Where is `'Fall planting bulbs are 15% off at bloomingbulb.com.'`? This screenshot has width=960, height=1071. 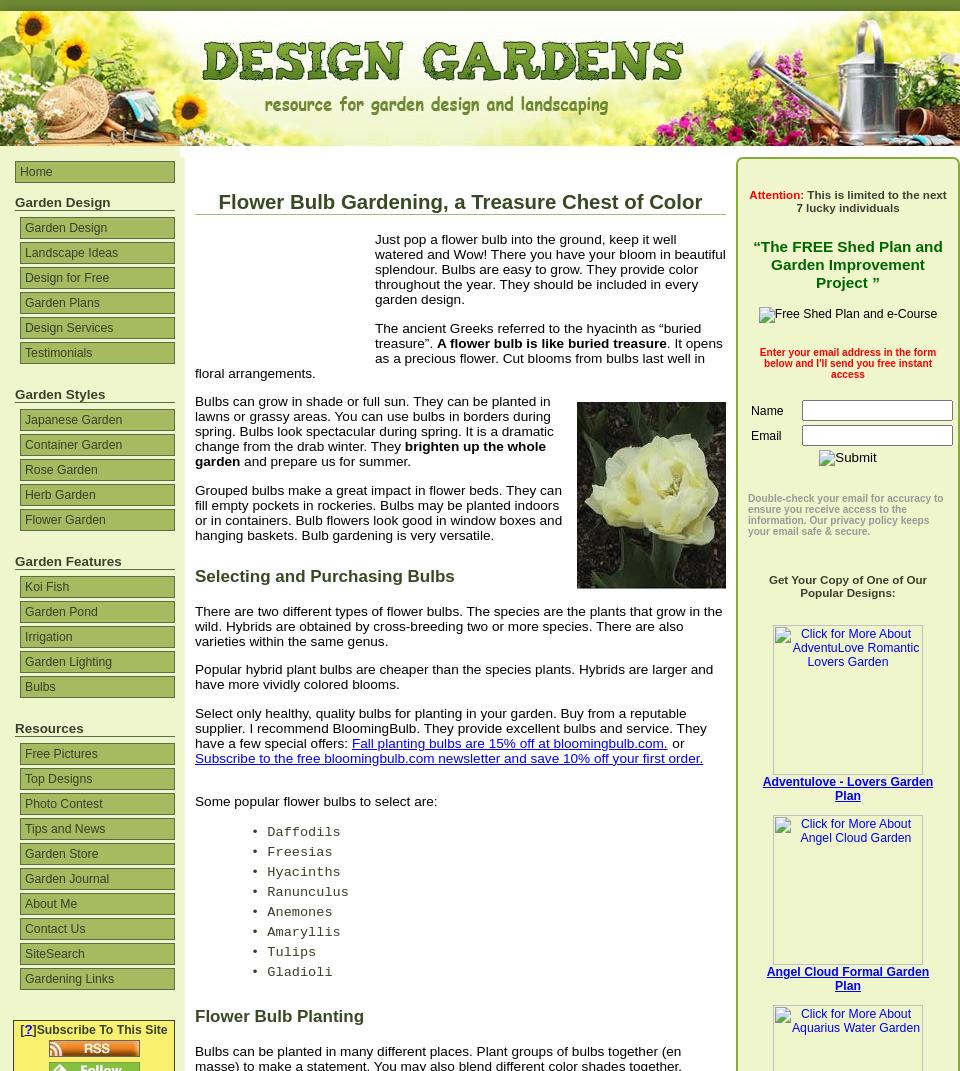
'Fall planting bulbs are 15% off at bloomingbulb.com.' is located at coordinates (507, 742).